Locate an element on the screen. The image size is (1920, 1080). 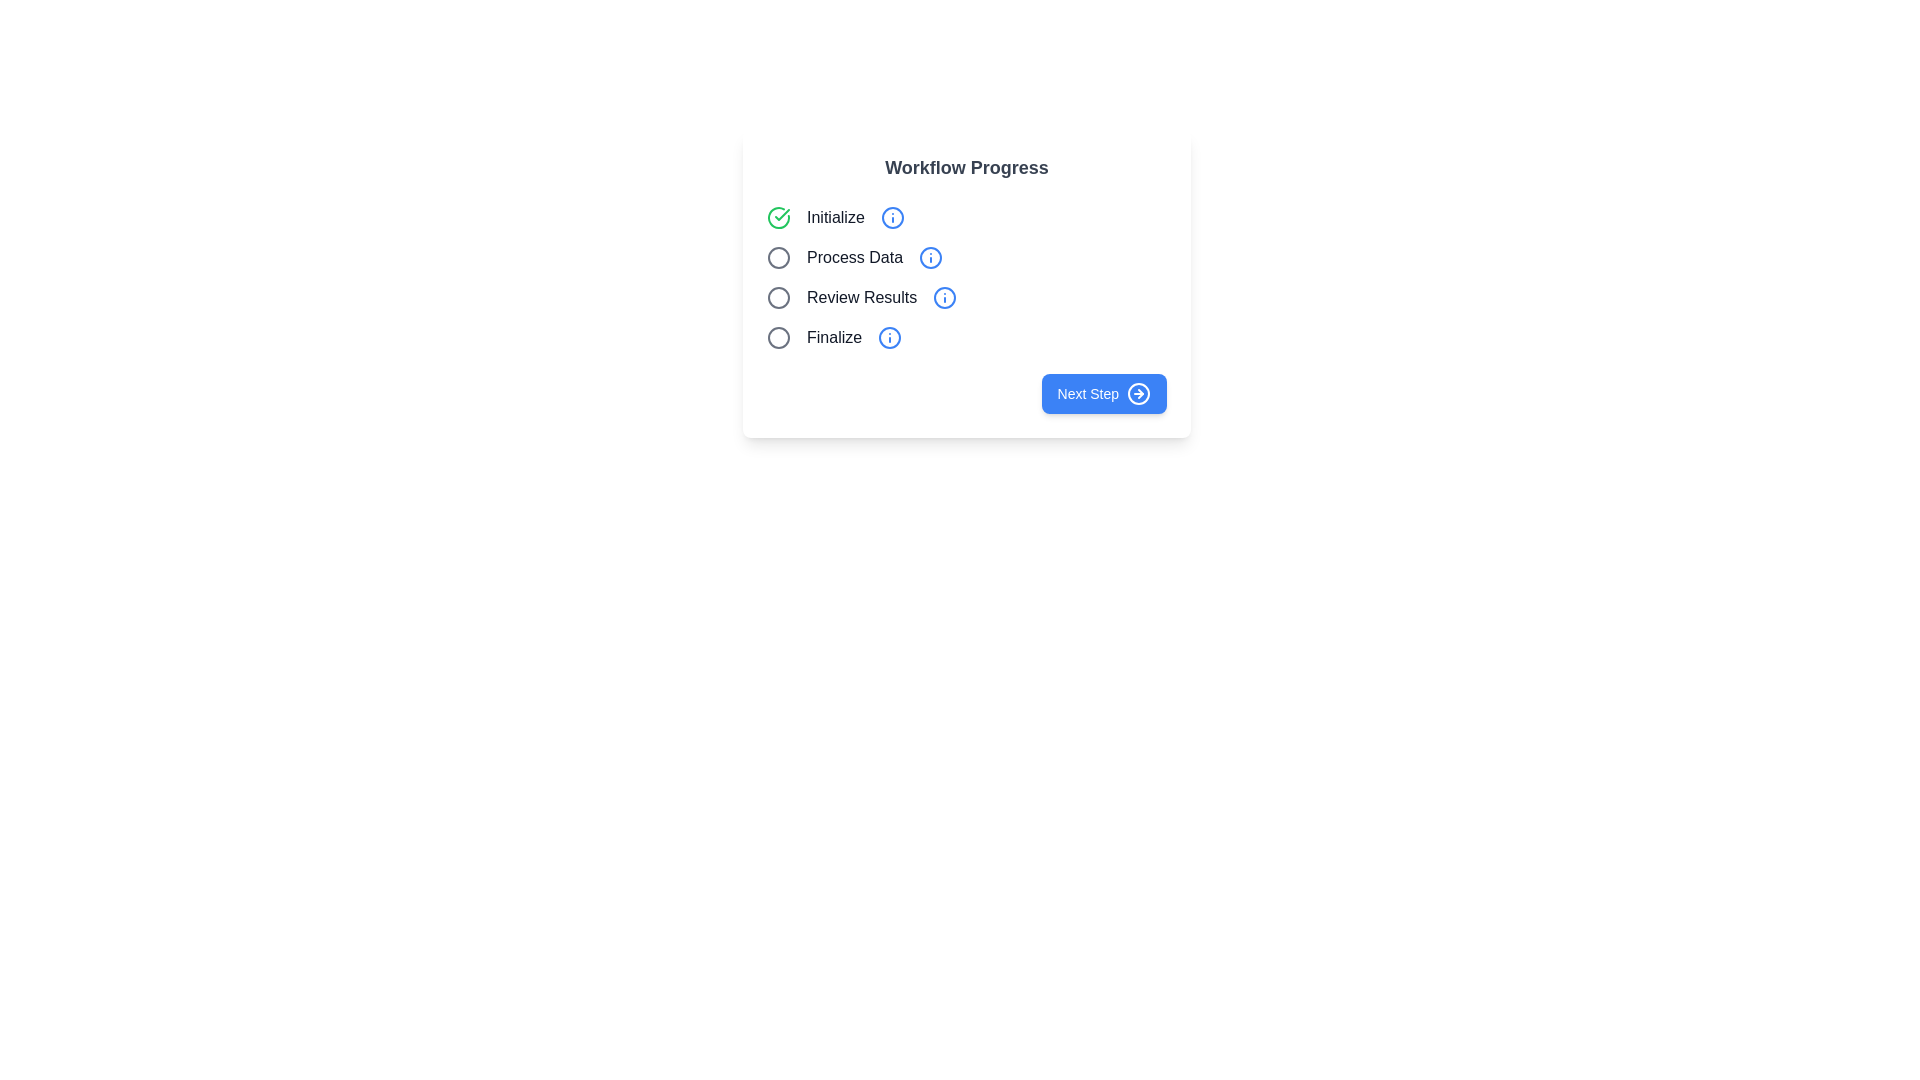
the completion icon located to the far left of the 'Initialize' label in the 'Workflow Progress' section, which visually represents the affirmative status of the task is located at coordinates (781, 215).